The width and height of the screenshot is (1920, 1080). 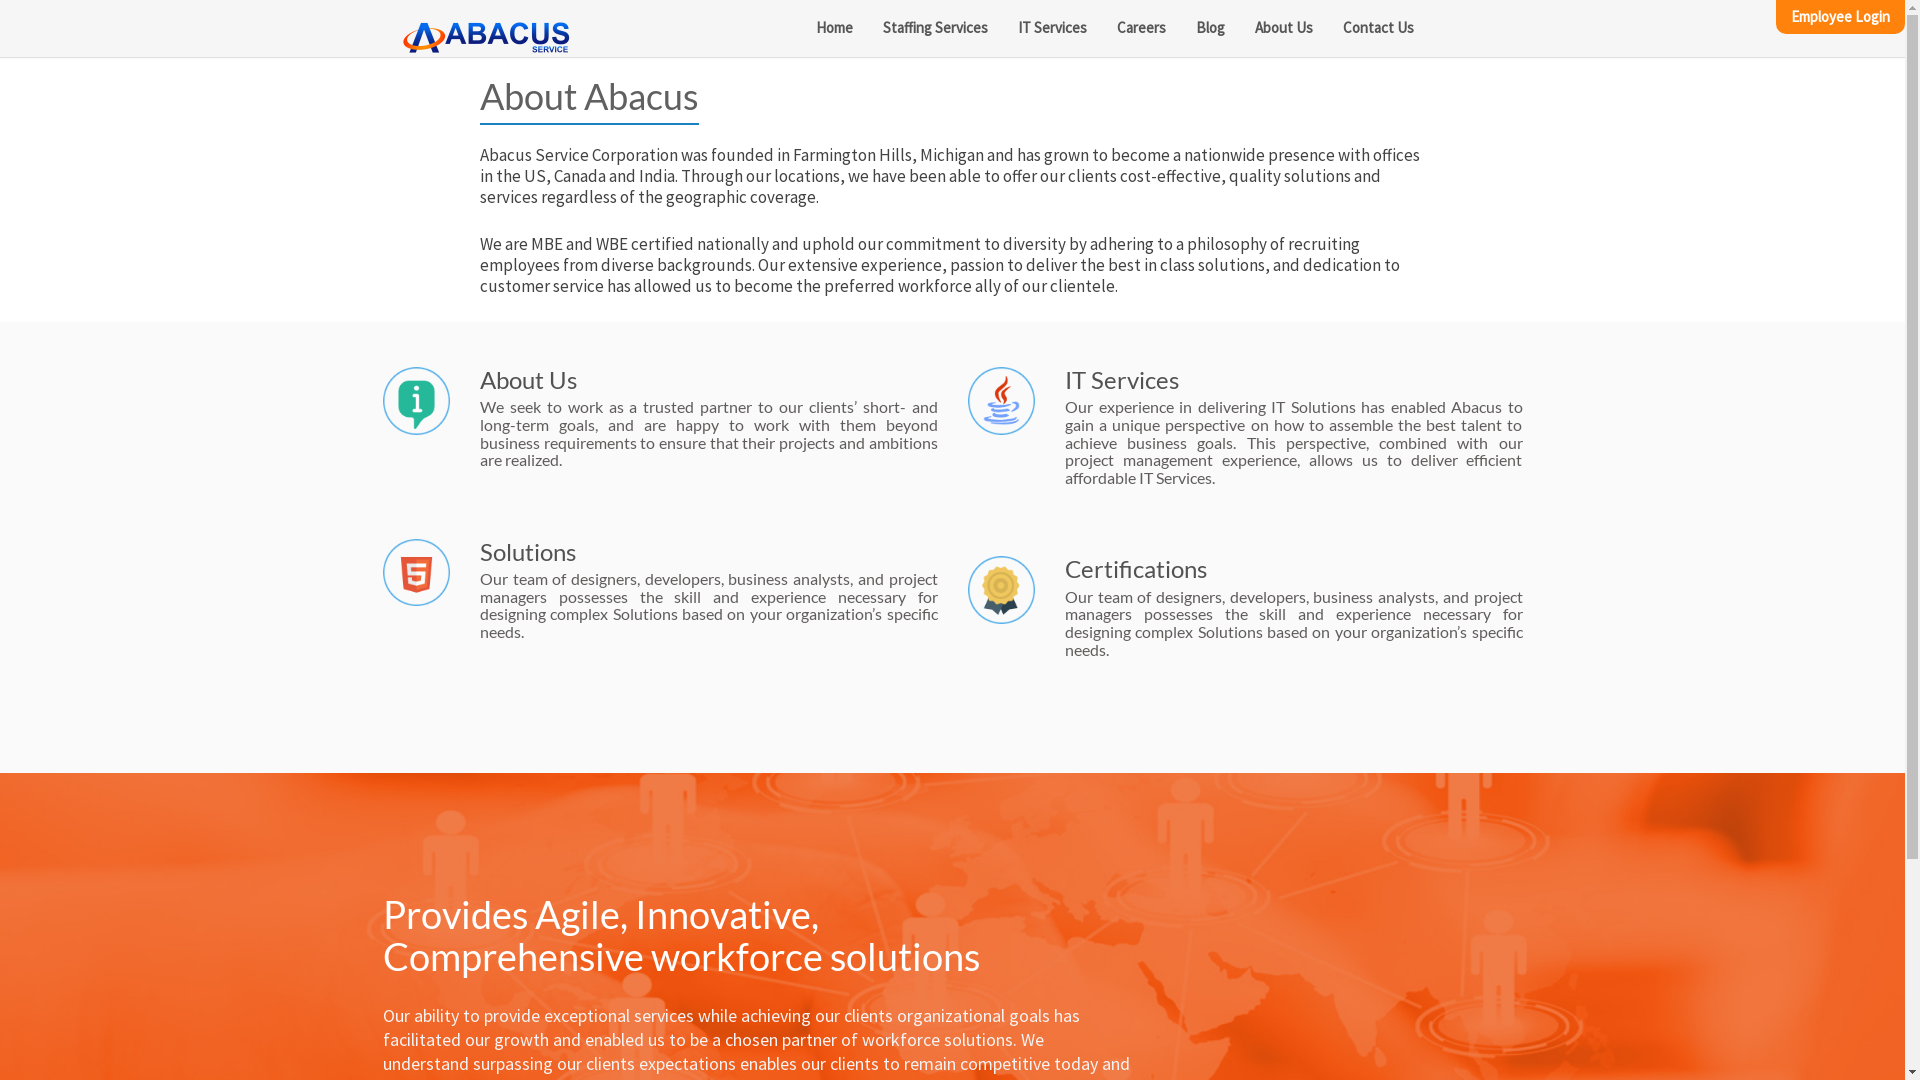 I want to click on 'Home', so click(x=833, y=27).